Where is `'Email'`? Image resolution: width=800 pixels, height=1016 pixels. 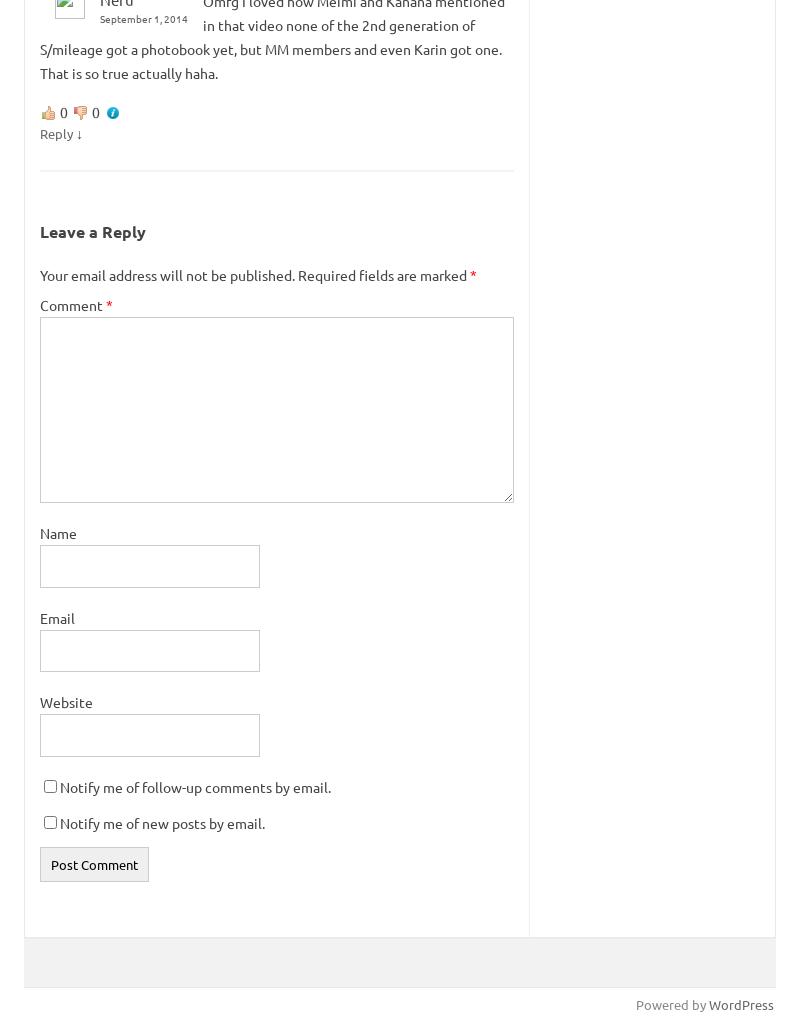
'Email' is located at coordinates (56, 617).